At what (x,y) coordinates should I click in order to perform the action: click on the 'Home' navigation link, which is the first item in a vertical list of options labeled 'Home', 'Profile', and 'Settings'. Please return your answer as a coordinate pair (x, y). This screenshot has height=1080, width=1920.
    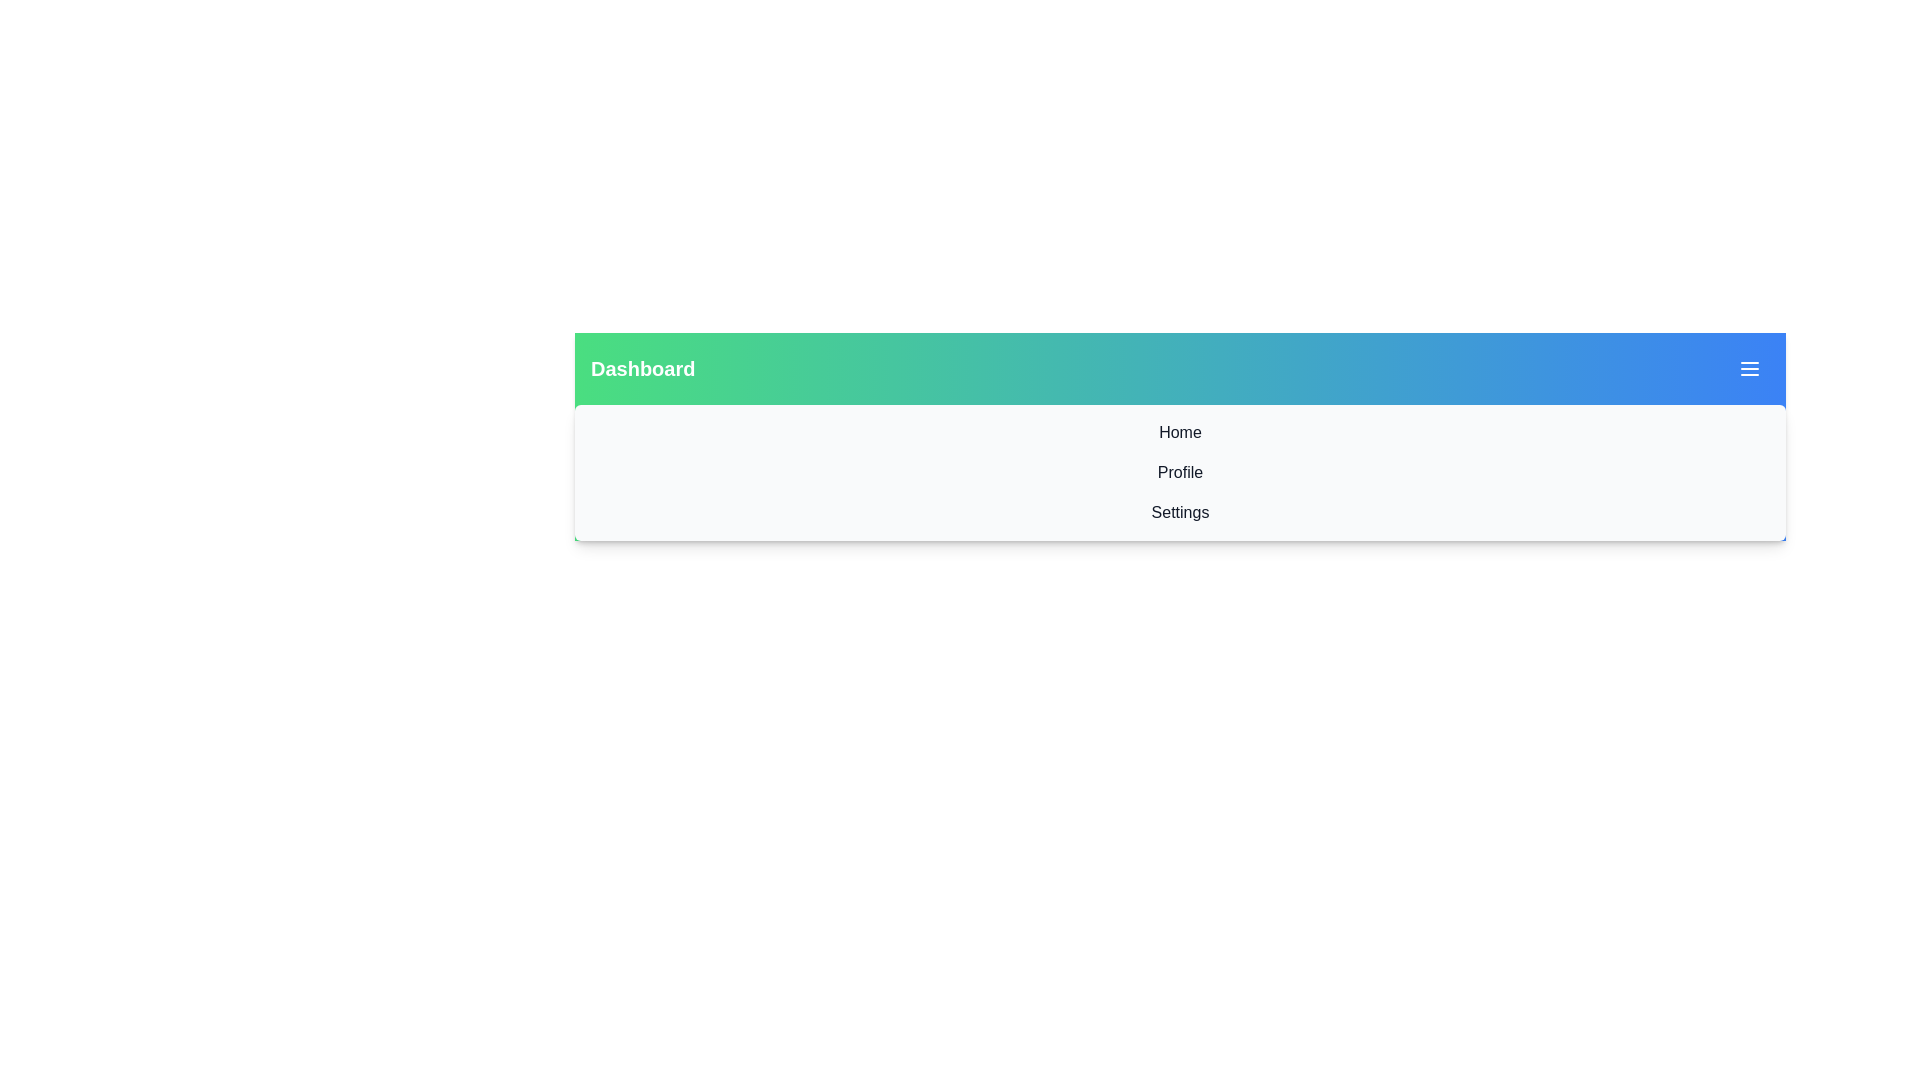
    Looking at the image, I should click on (1180, 431).